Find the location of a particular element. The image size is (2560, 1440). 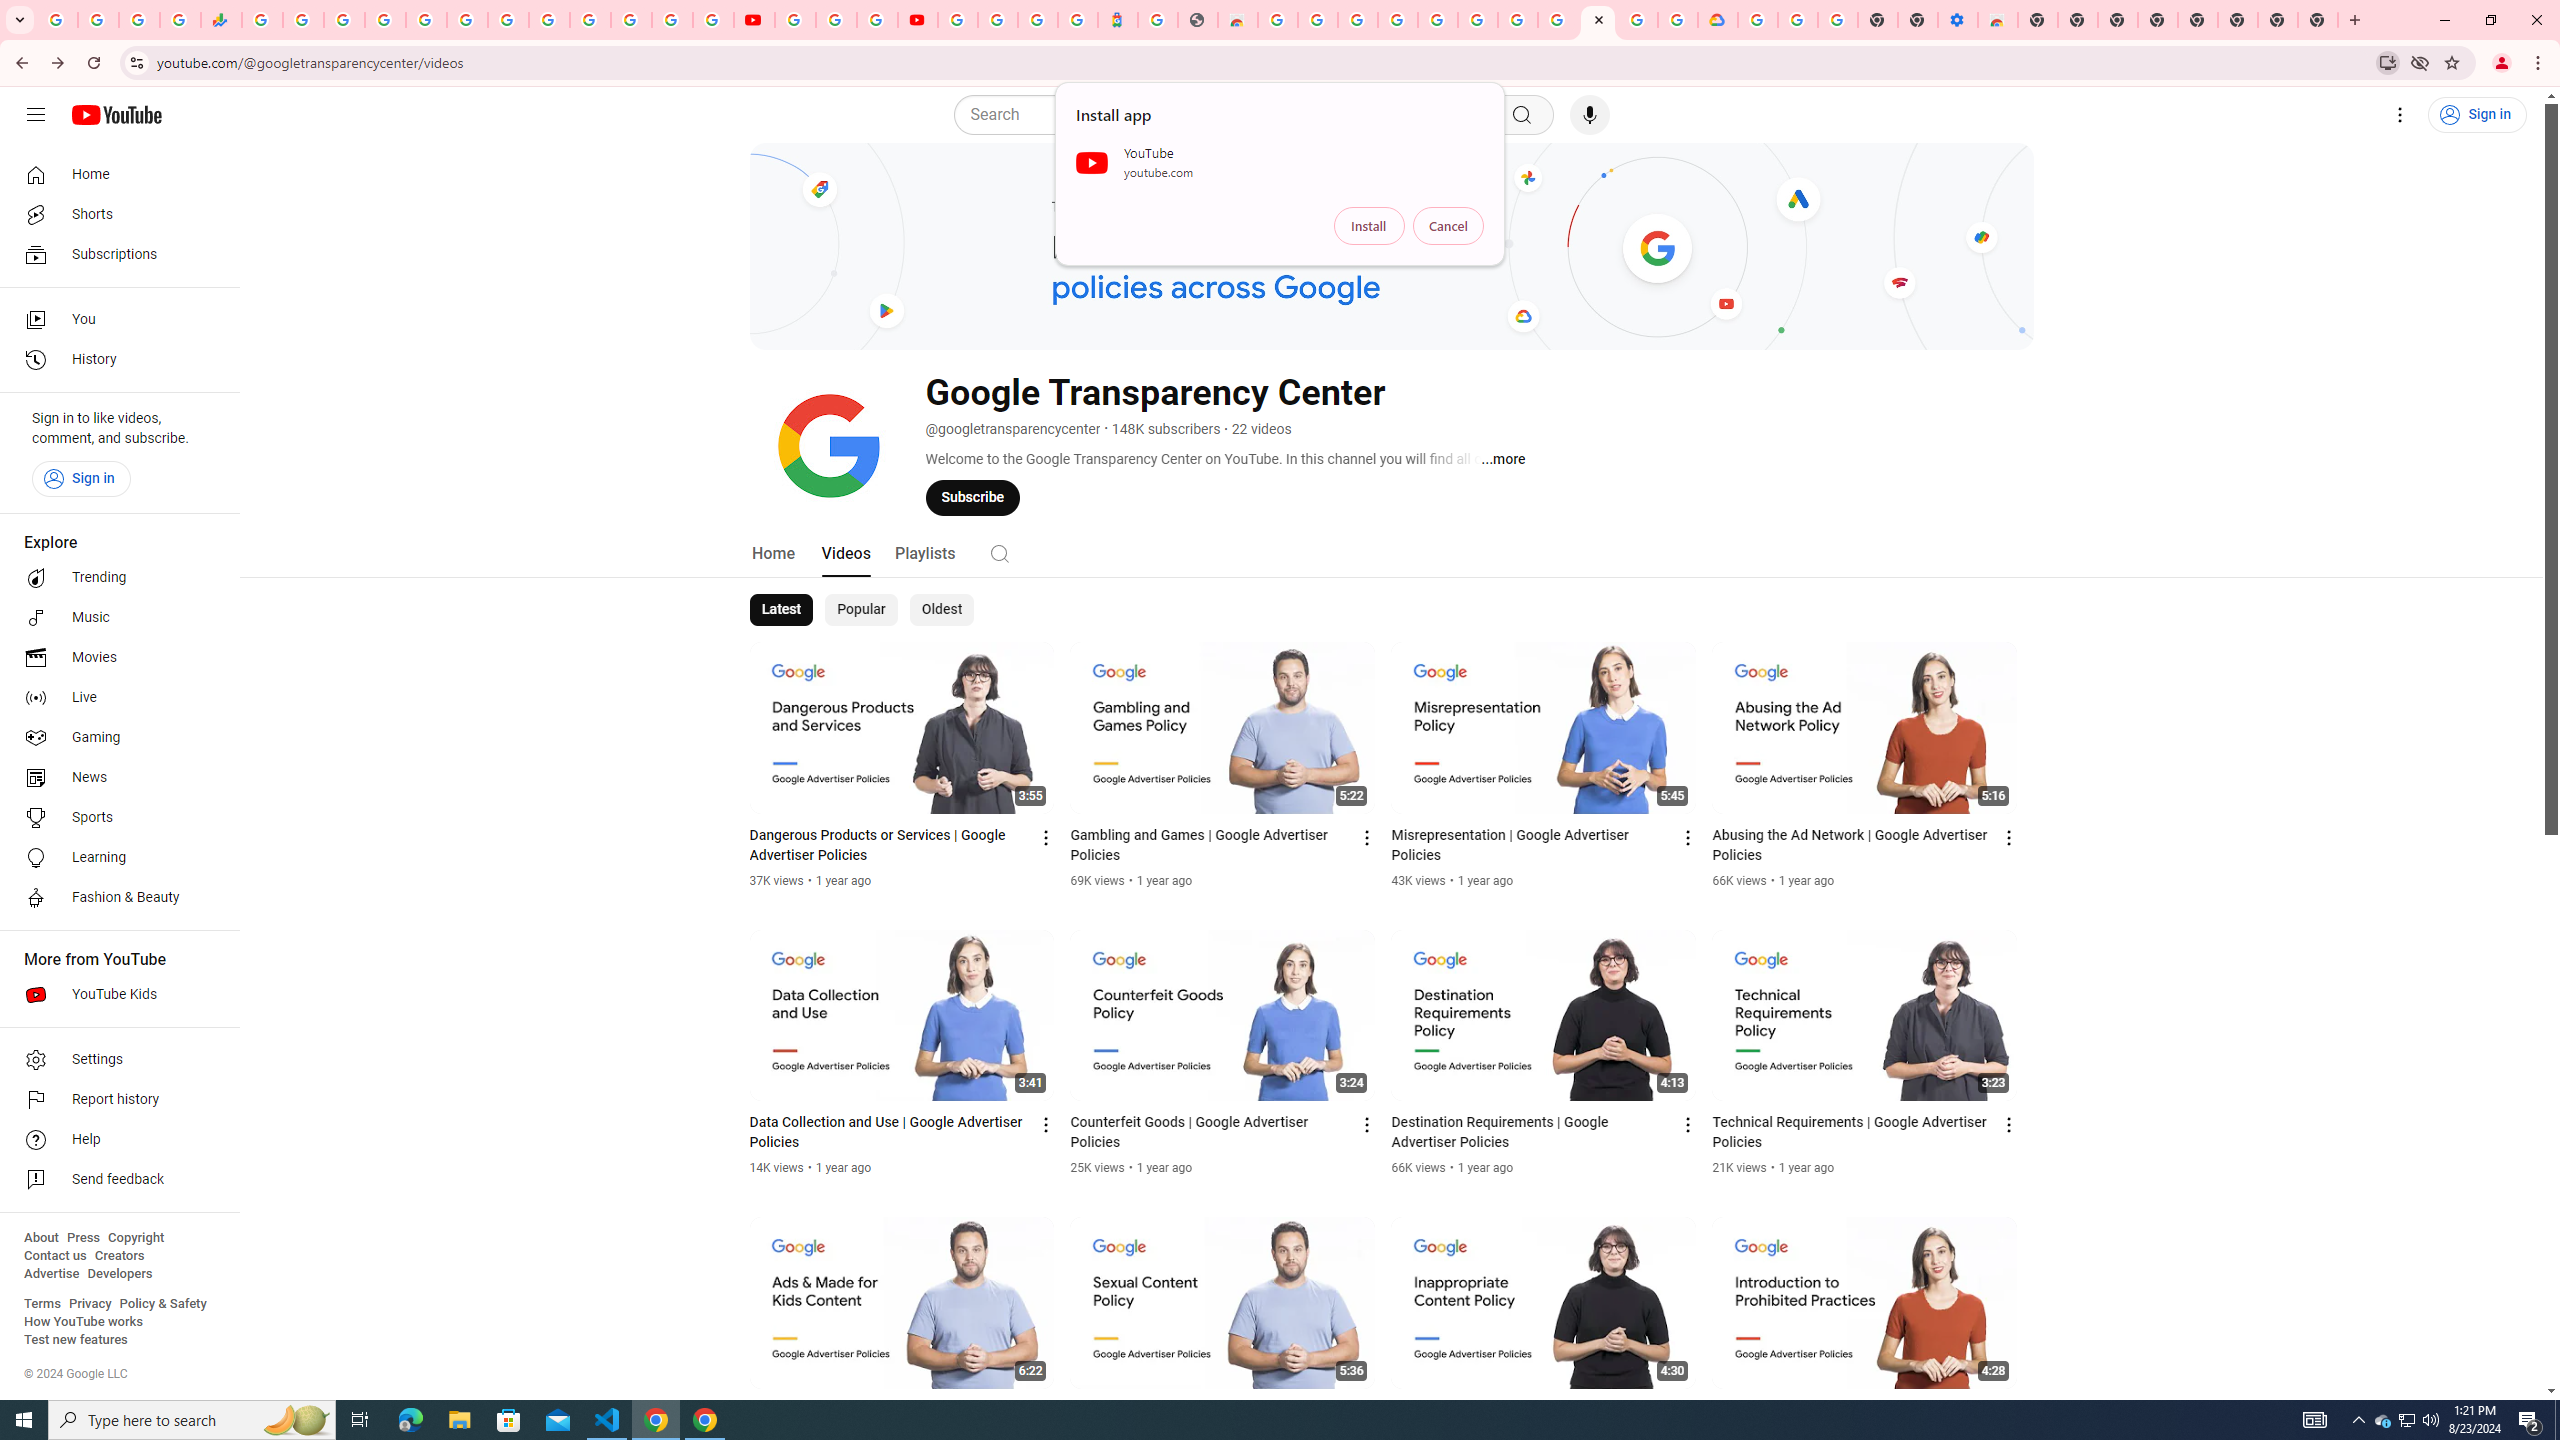

'Google Account Help' is located at coordinates (1797, 19).